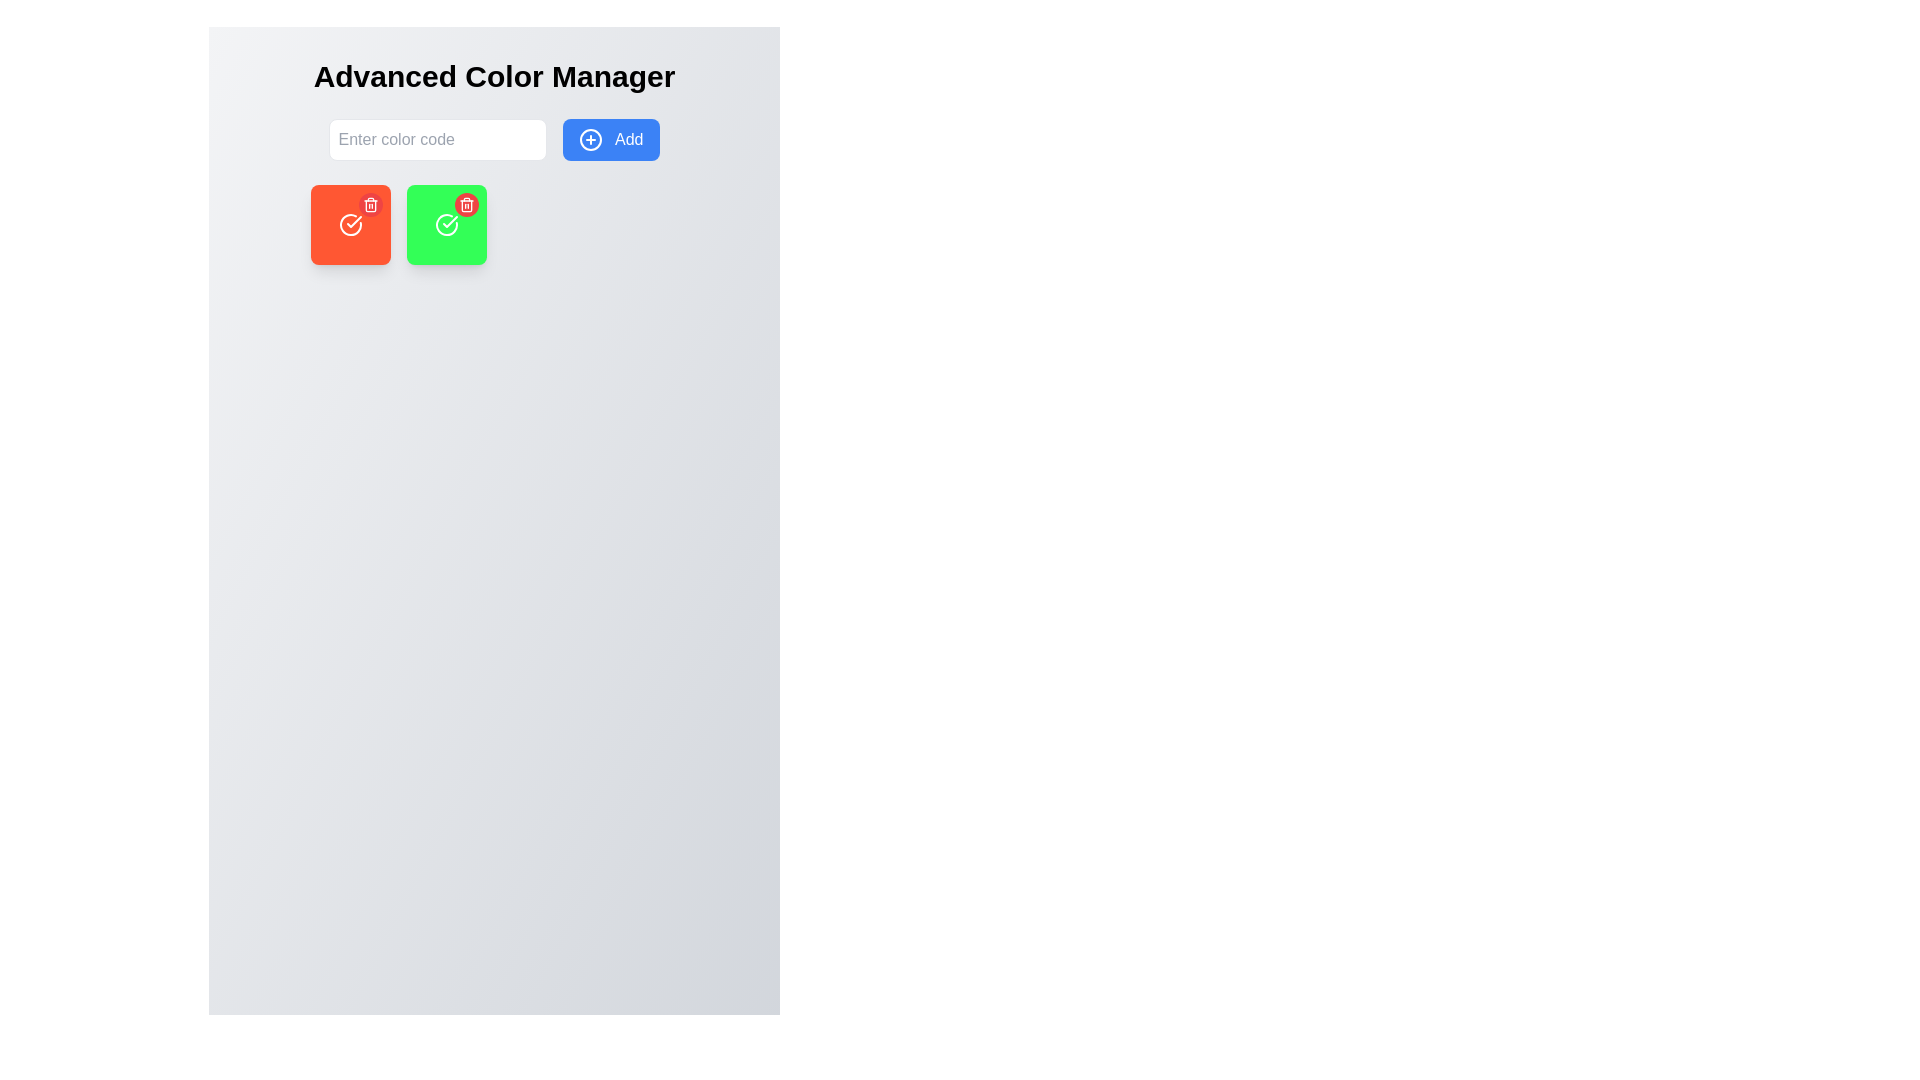 The height and width of the screenshot is (1080, 1920). What do you see at coordinates (449, 222) in the screenshot?
I see `the checkmark icon within the circular SVG component in the color management interface's second row` at bounding box center [449, 222].